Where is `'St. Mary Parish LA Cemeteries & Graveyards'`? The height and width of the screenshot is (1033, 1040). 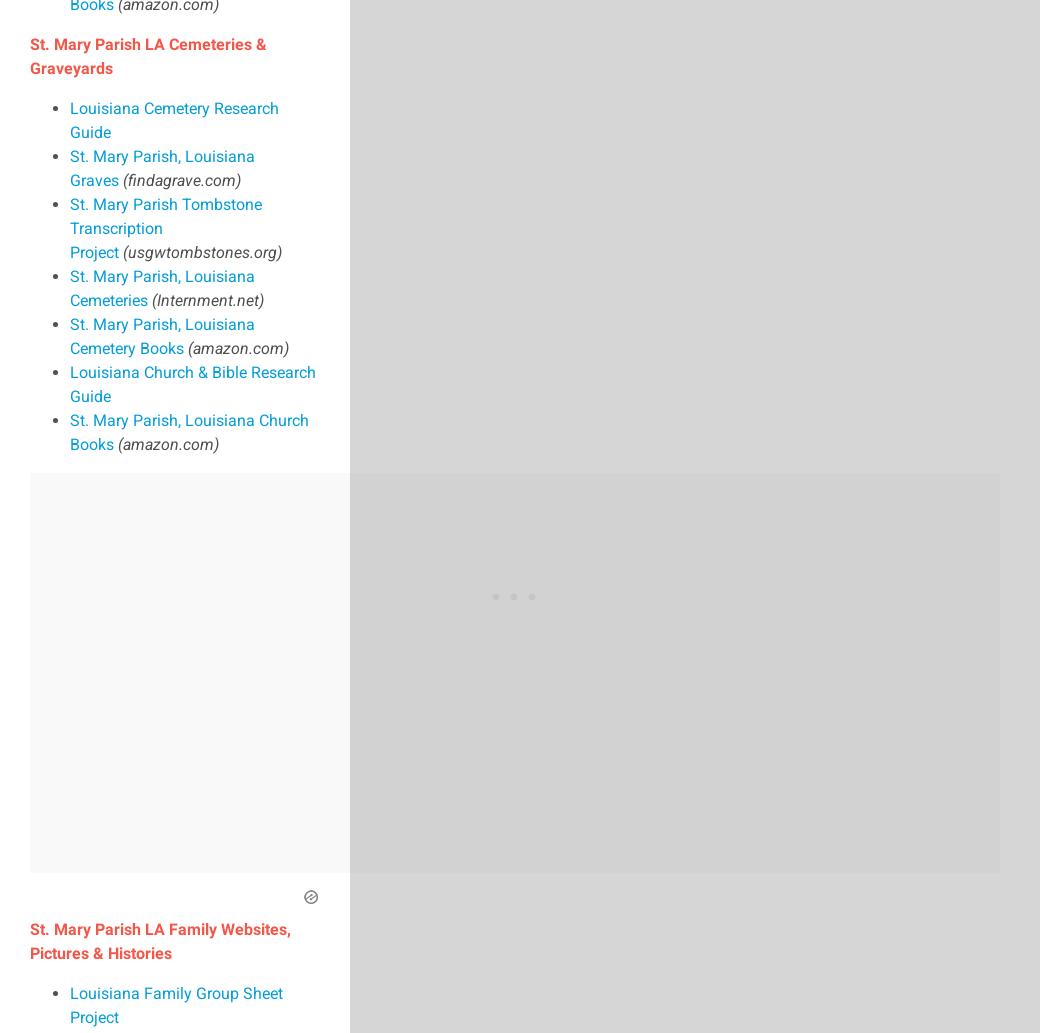
'St. Mary Parish LA Cemeteries & Graveyards' is located at coordinates (148, 55).